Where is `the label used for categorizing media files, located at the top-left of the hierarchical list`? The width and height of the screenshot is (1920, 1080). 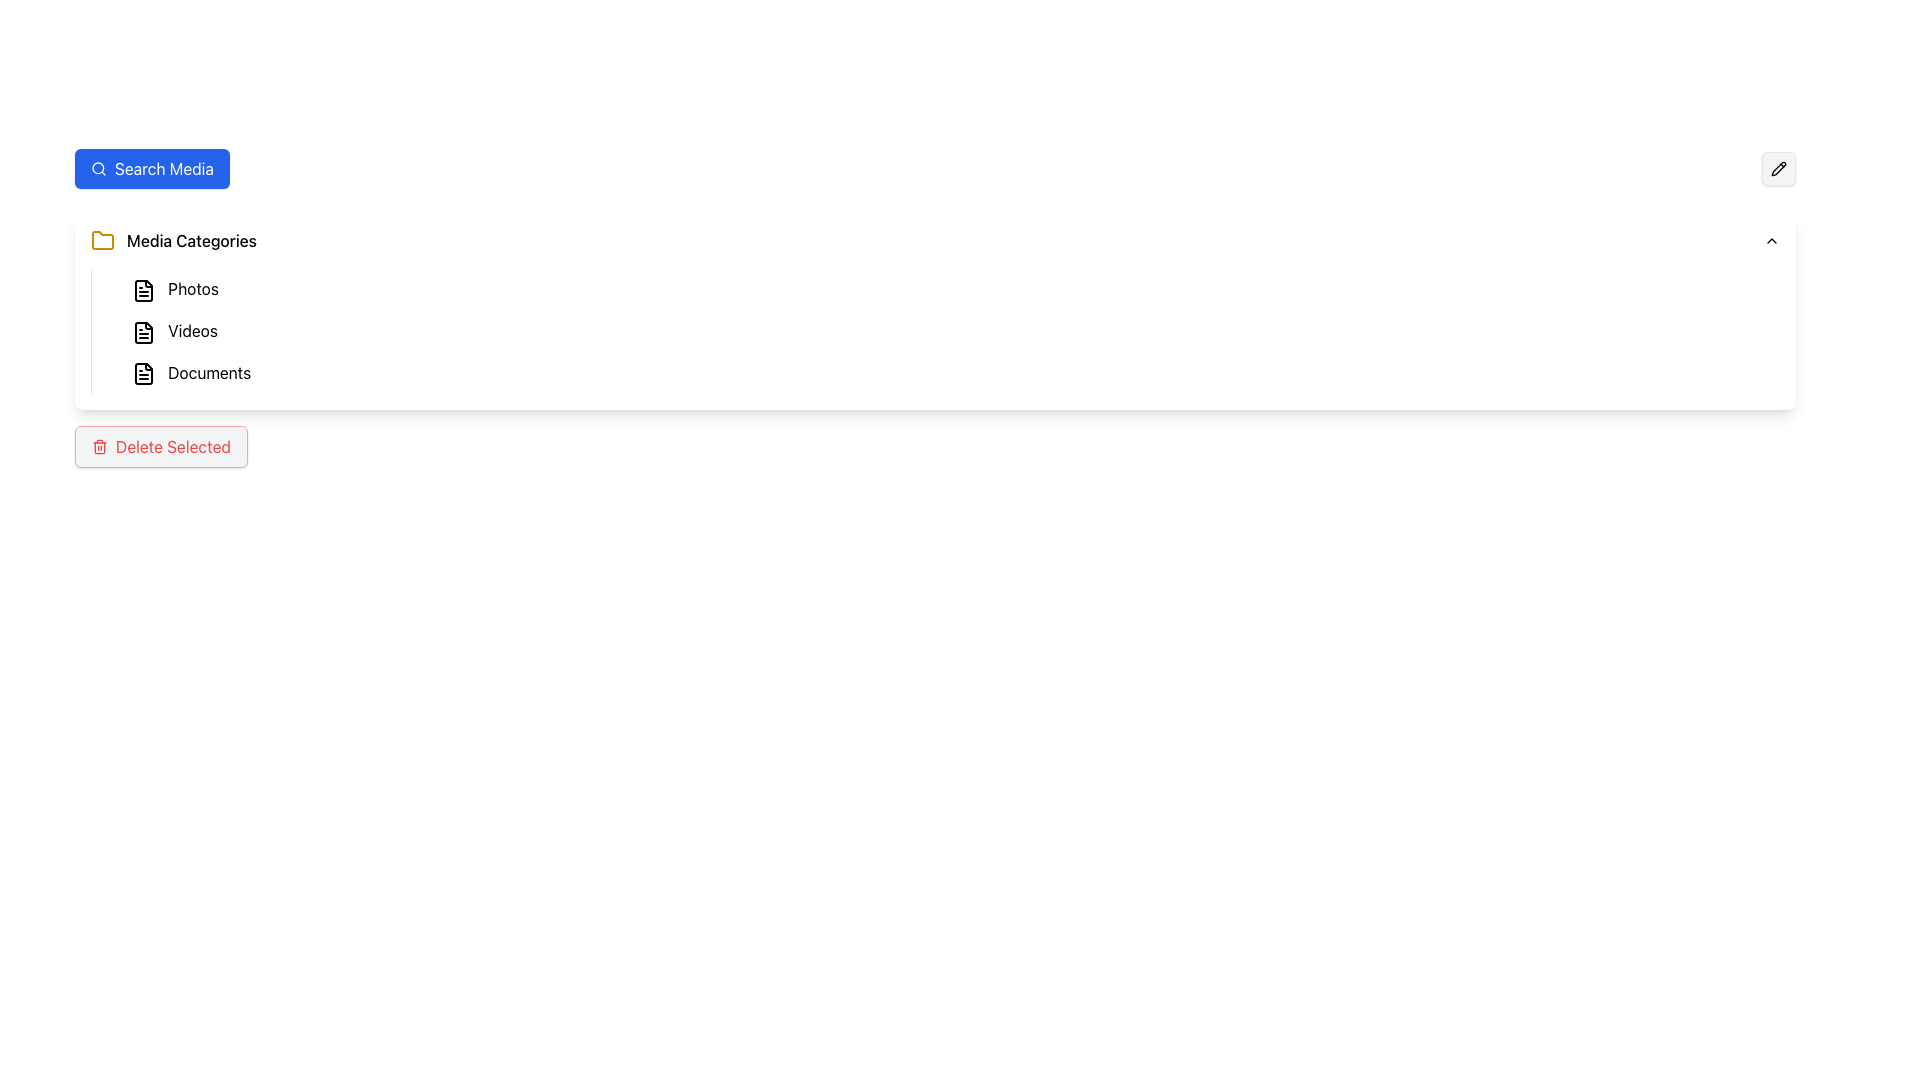 the label used for categorizing media files, located at the top-left of the hierarchical list is located at coordinates (173, 239).